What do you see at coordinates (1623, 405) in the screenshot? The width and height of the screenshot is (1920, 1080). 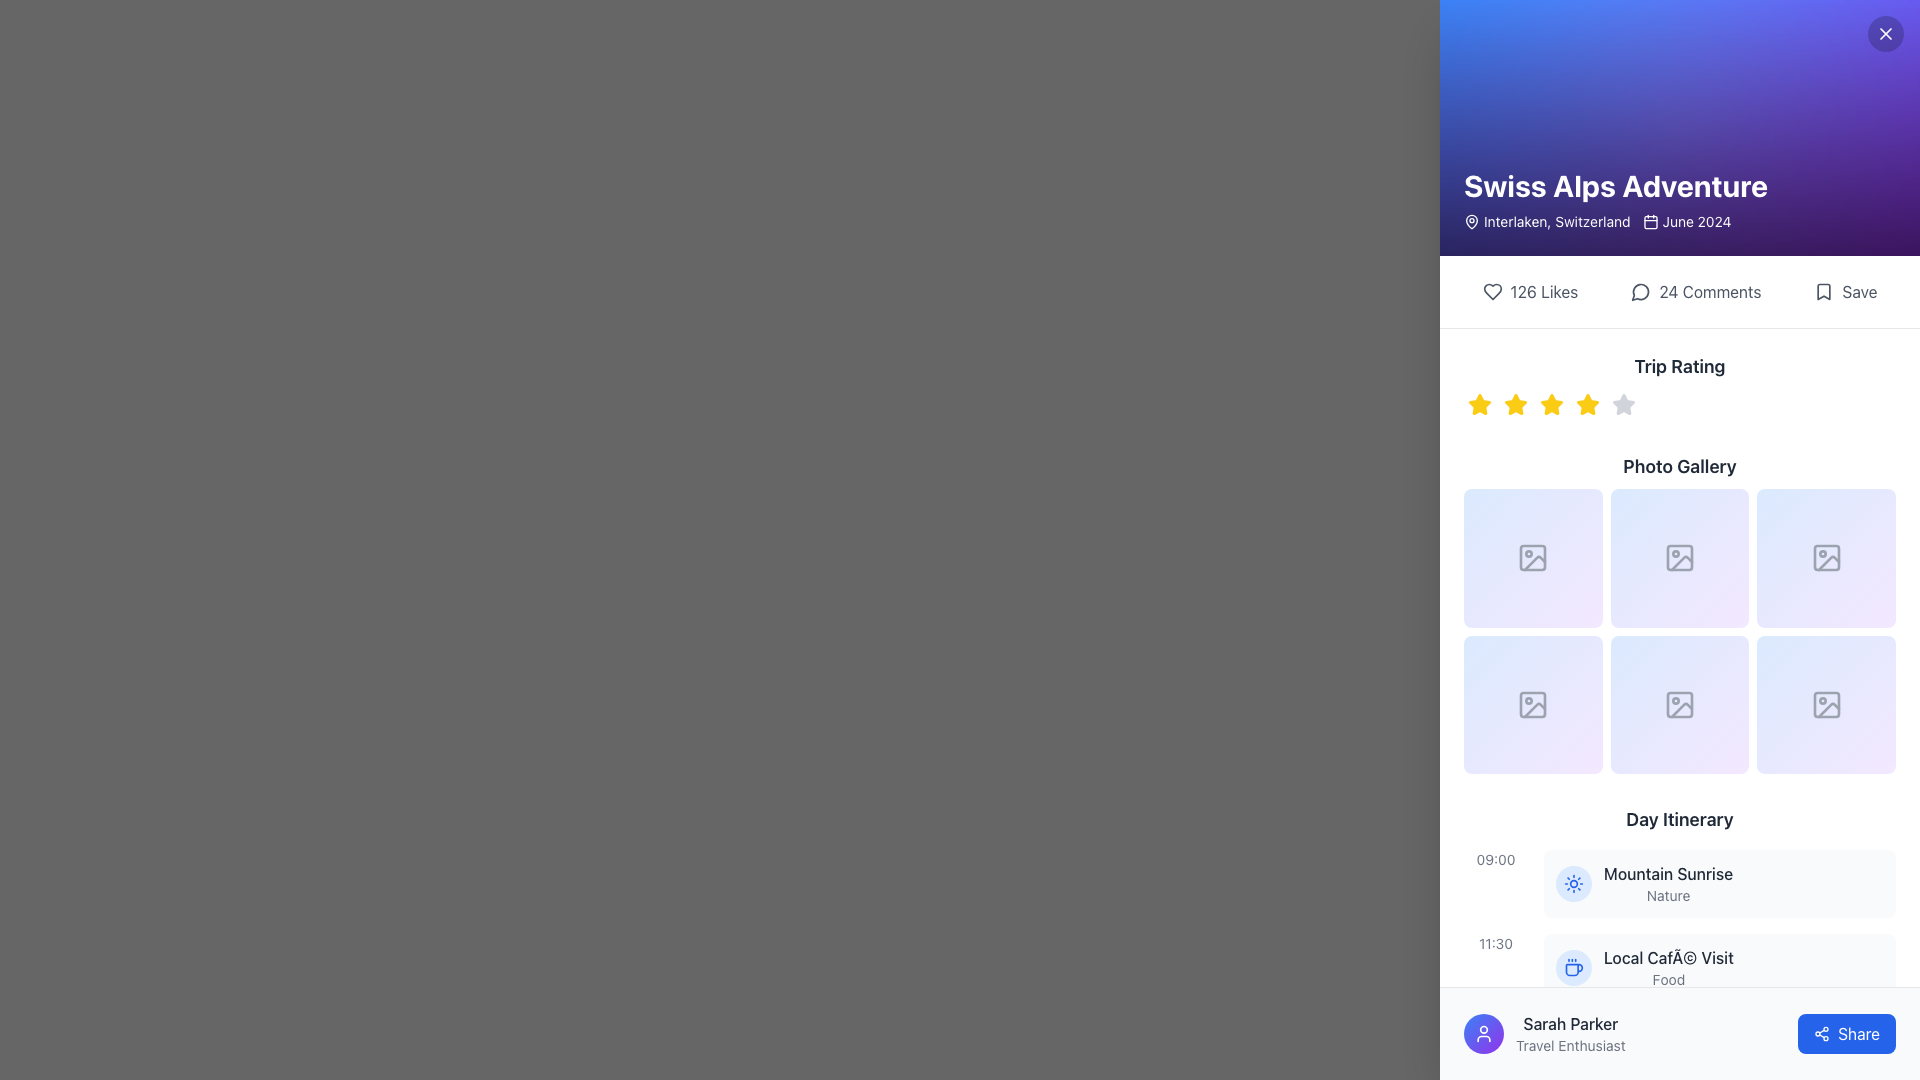 I see `the fifth gray star icon in the rating system` at bounding box center [1623, 405].